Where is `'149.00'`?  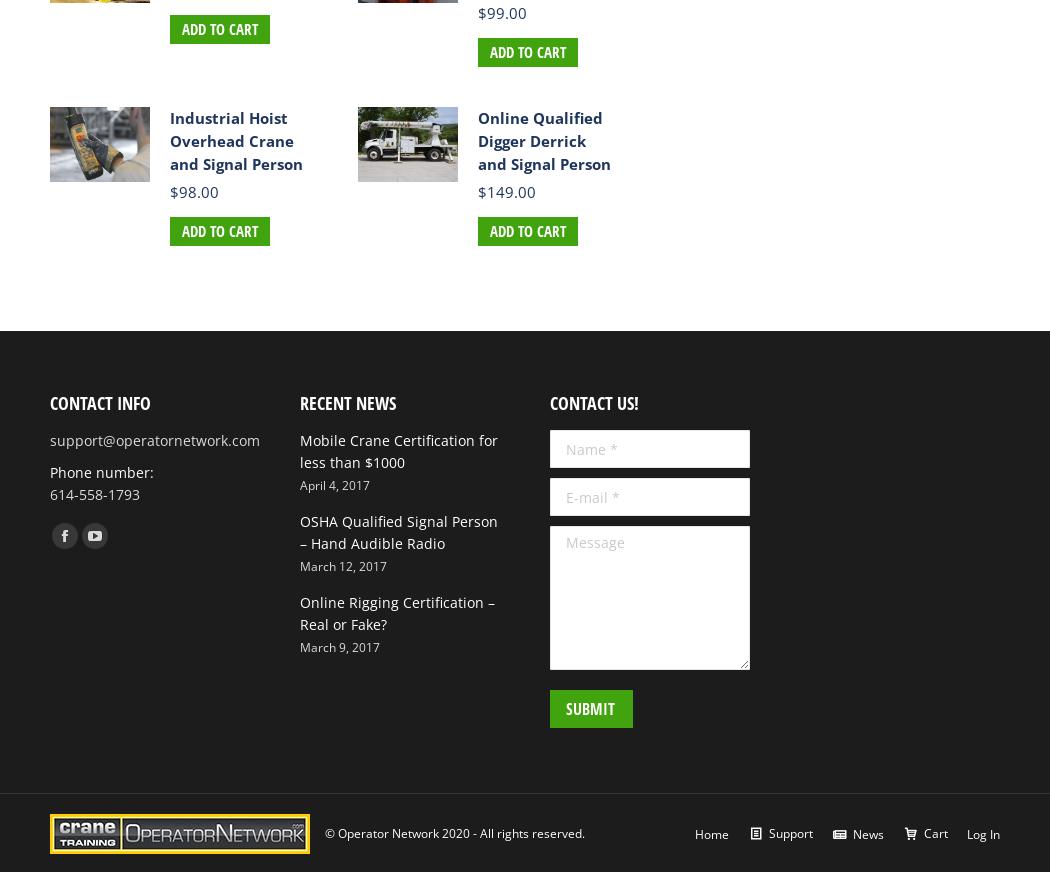 '149.00' is located at coordinates (509, 192).